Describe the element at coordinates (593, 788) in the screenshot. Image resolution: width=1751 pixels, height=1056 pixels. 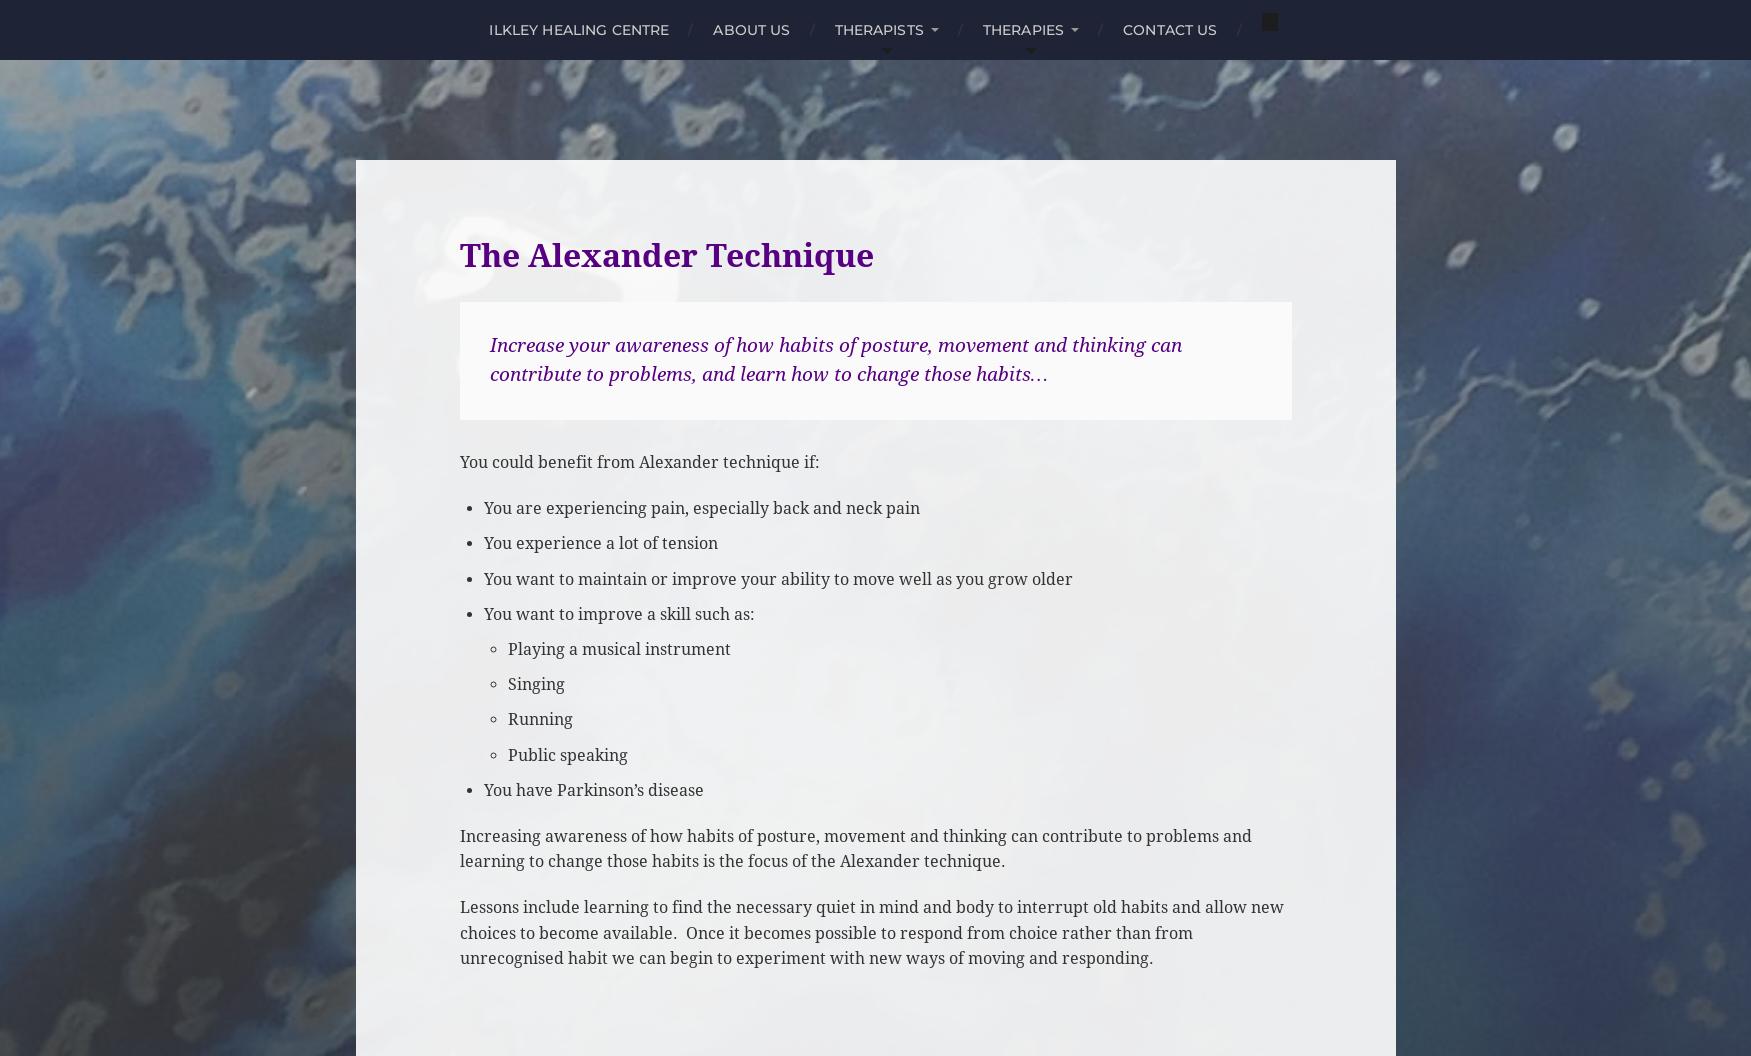
I see `'You have Parkinson’s disease'` at that location.